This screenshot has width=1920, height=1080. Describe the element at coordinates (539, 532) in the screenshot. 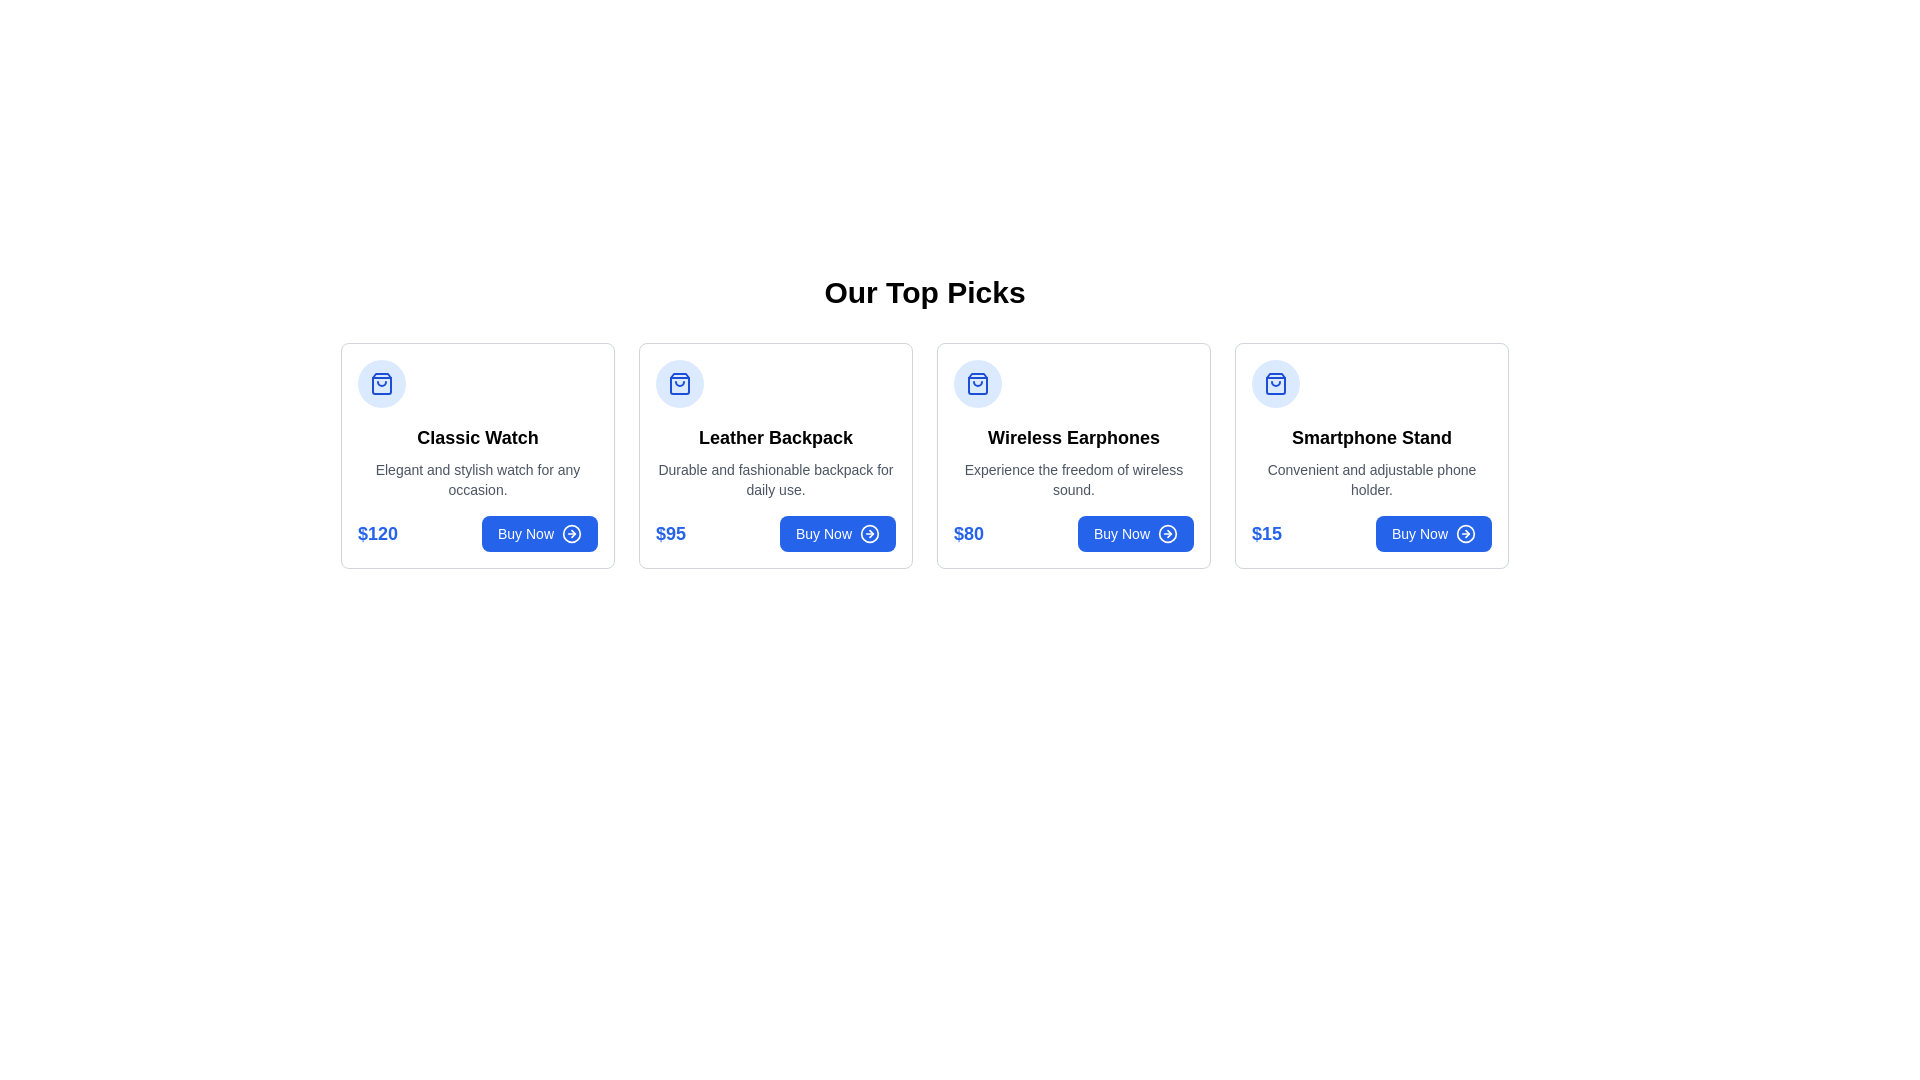

I see `the 'Buy Now' button, a blue rectangular button with white text and an arrow icon, located at the bottom-right of the 'Classic Watch' card` at that location.